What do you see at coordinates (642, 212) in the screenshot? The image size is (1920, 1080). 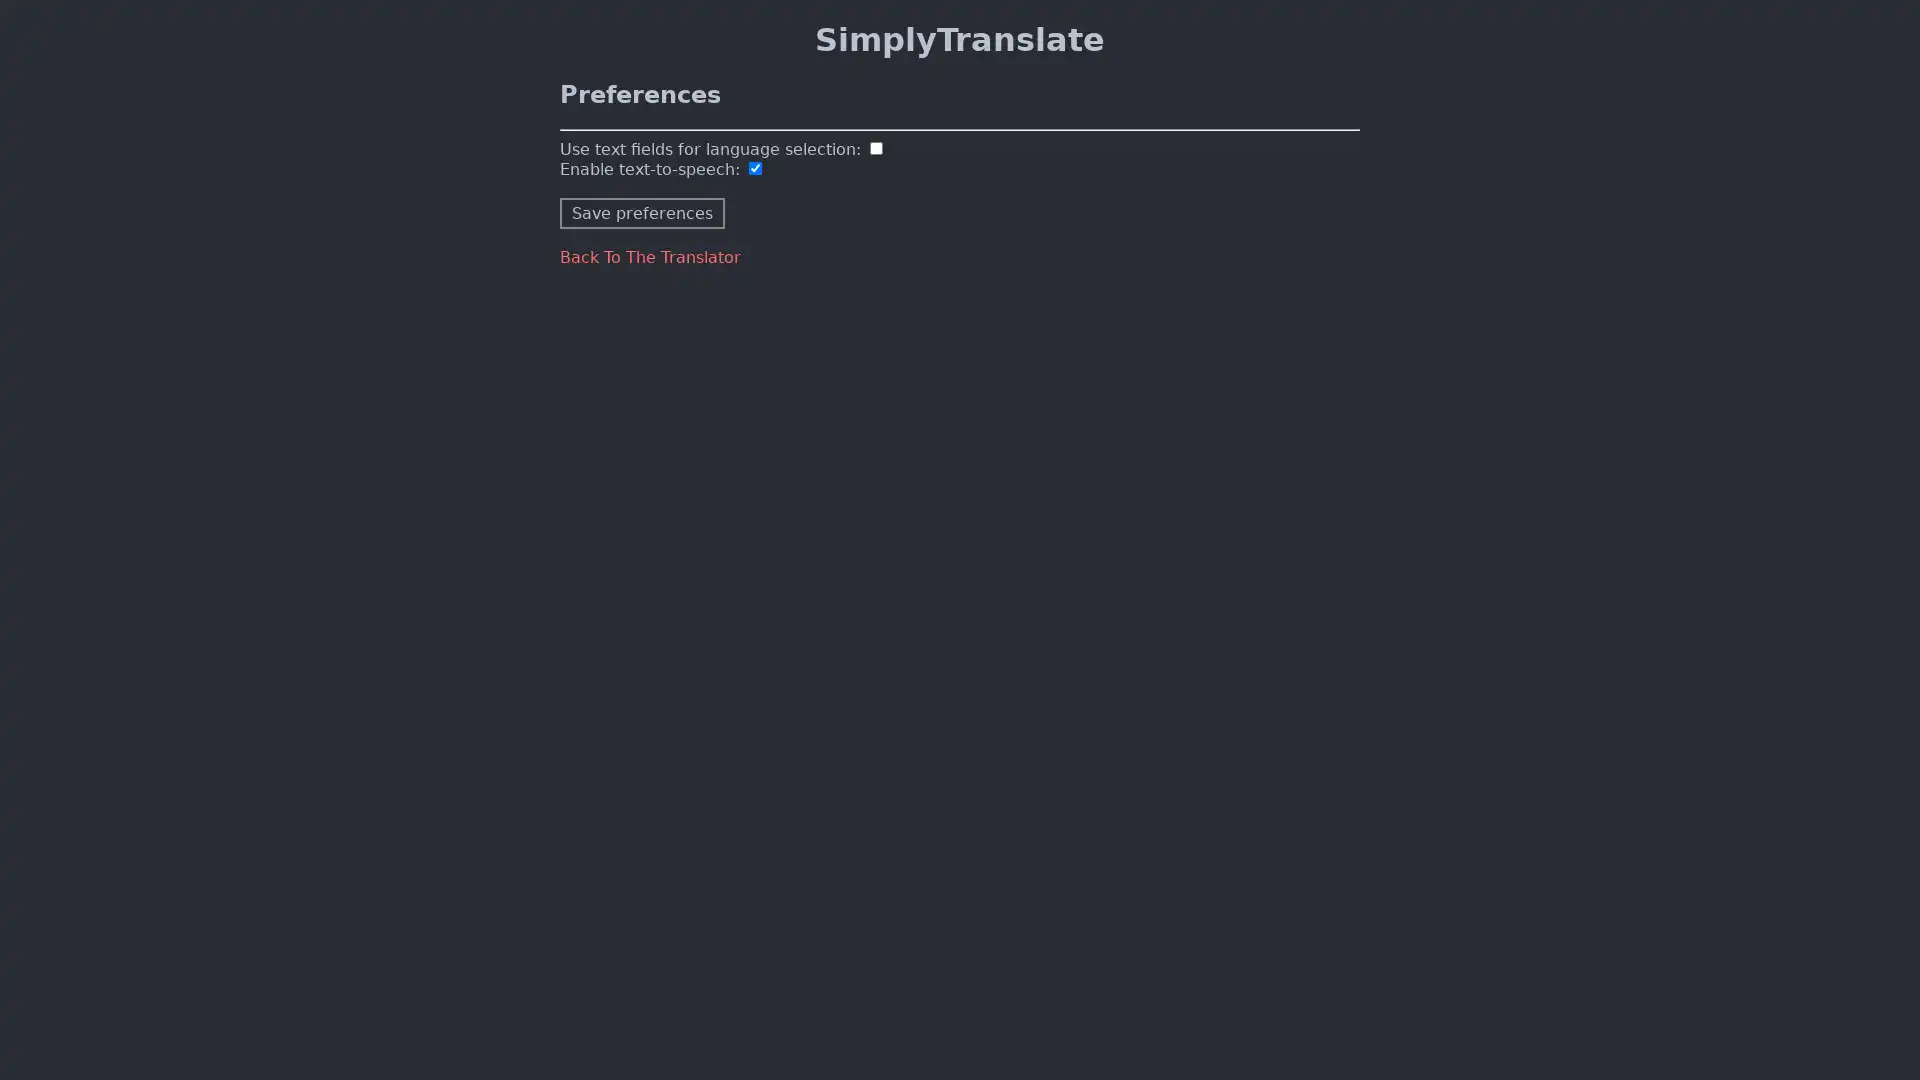 I see `Save preferences` at bounding box center [642, 212].